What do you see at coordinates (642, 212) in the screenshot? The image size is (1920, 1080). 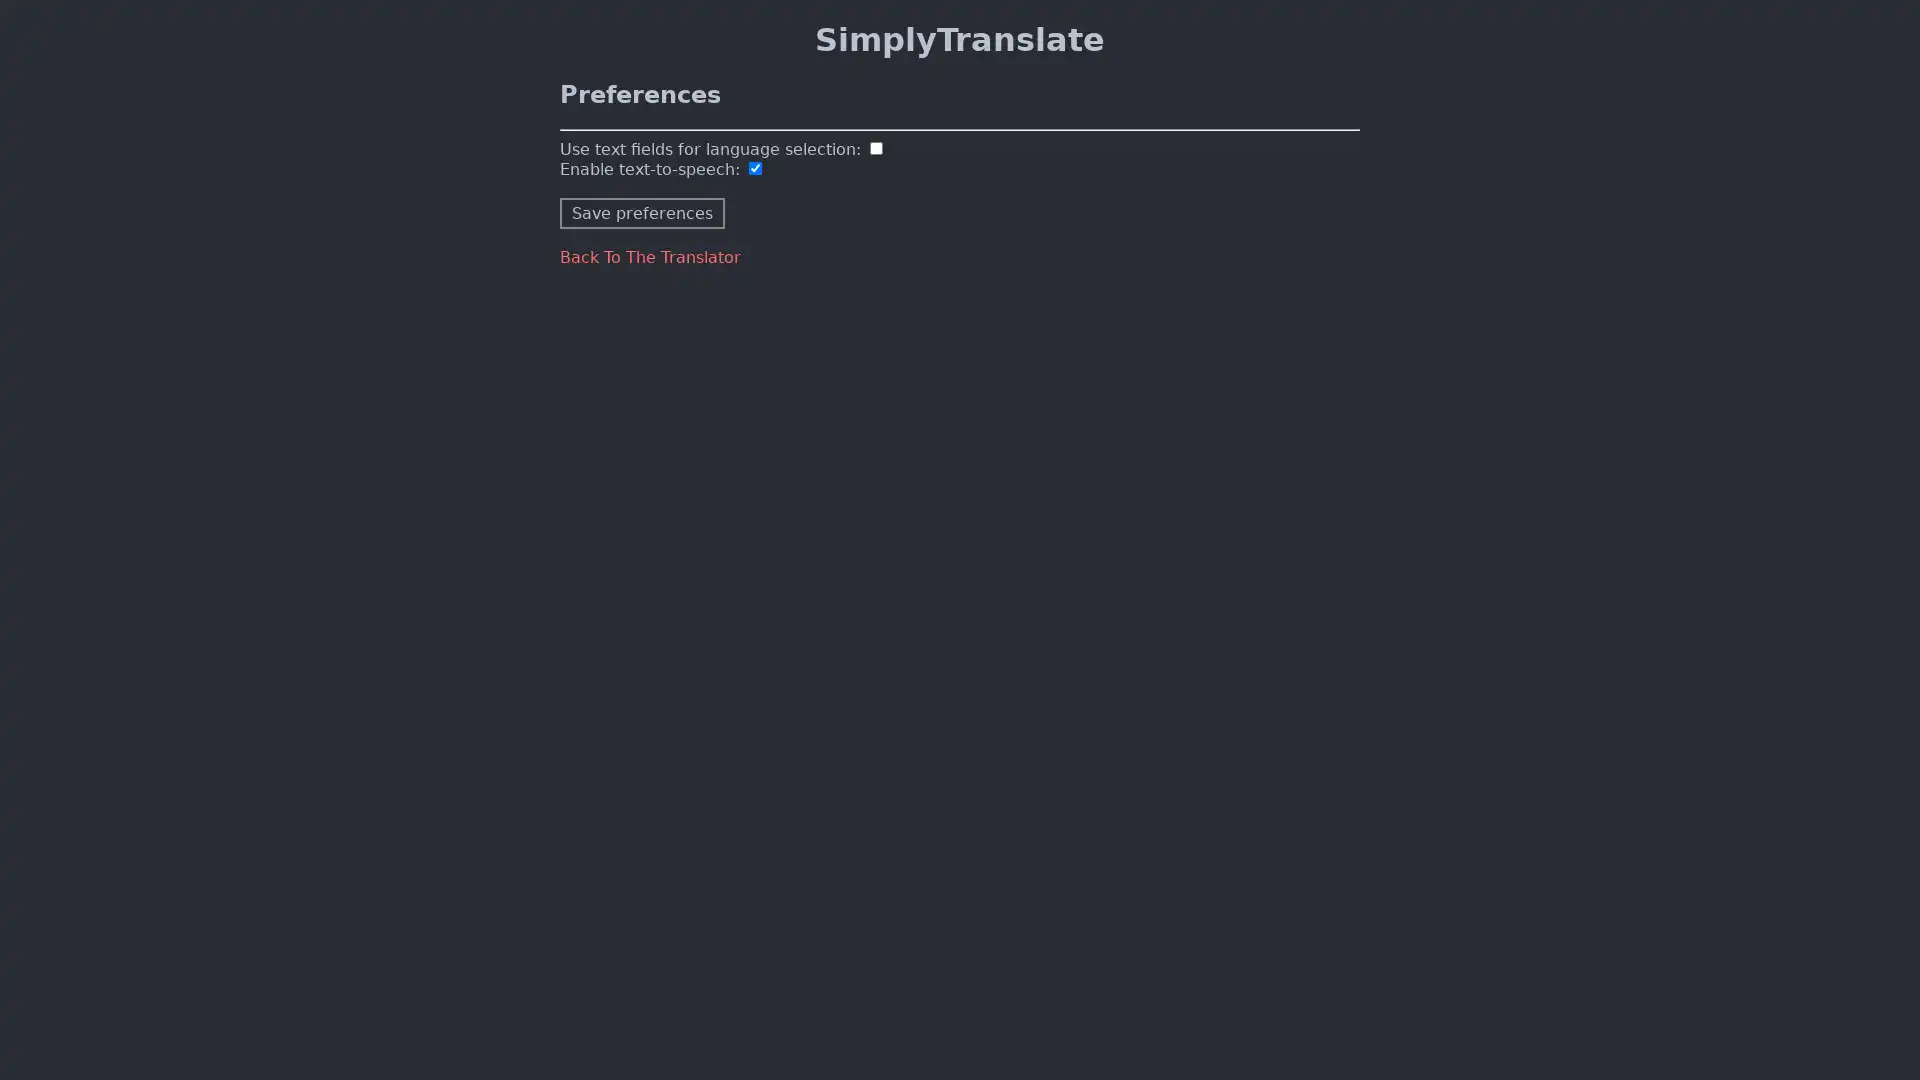 I see `Save preferences` at bounding box center [642, 212].